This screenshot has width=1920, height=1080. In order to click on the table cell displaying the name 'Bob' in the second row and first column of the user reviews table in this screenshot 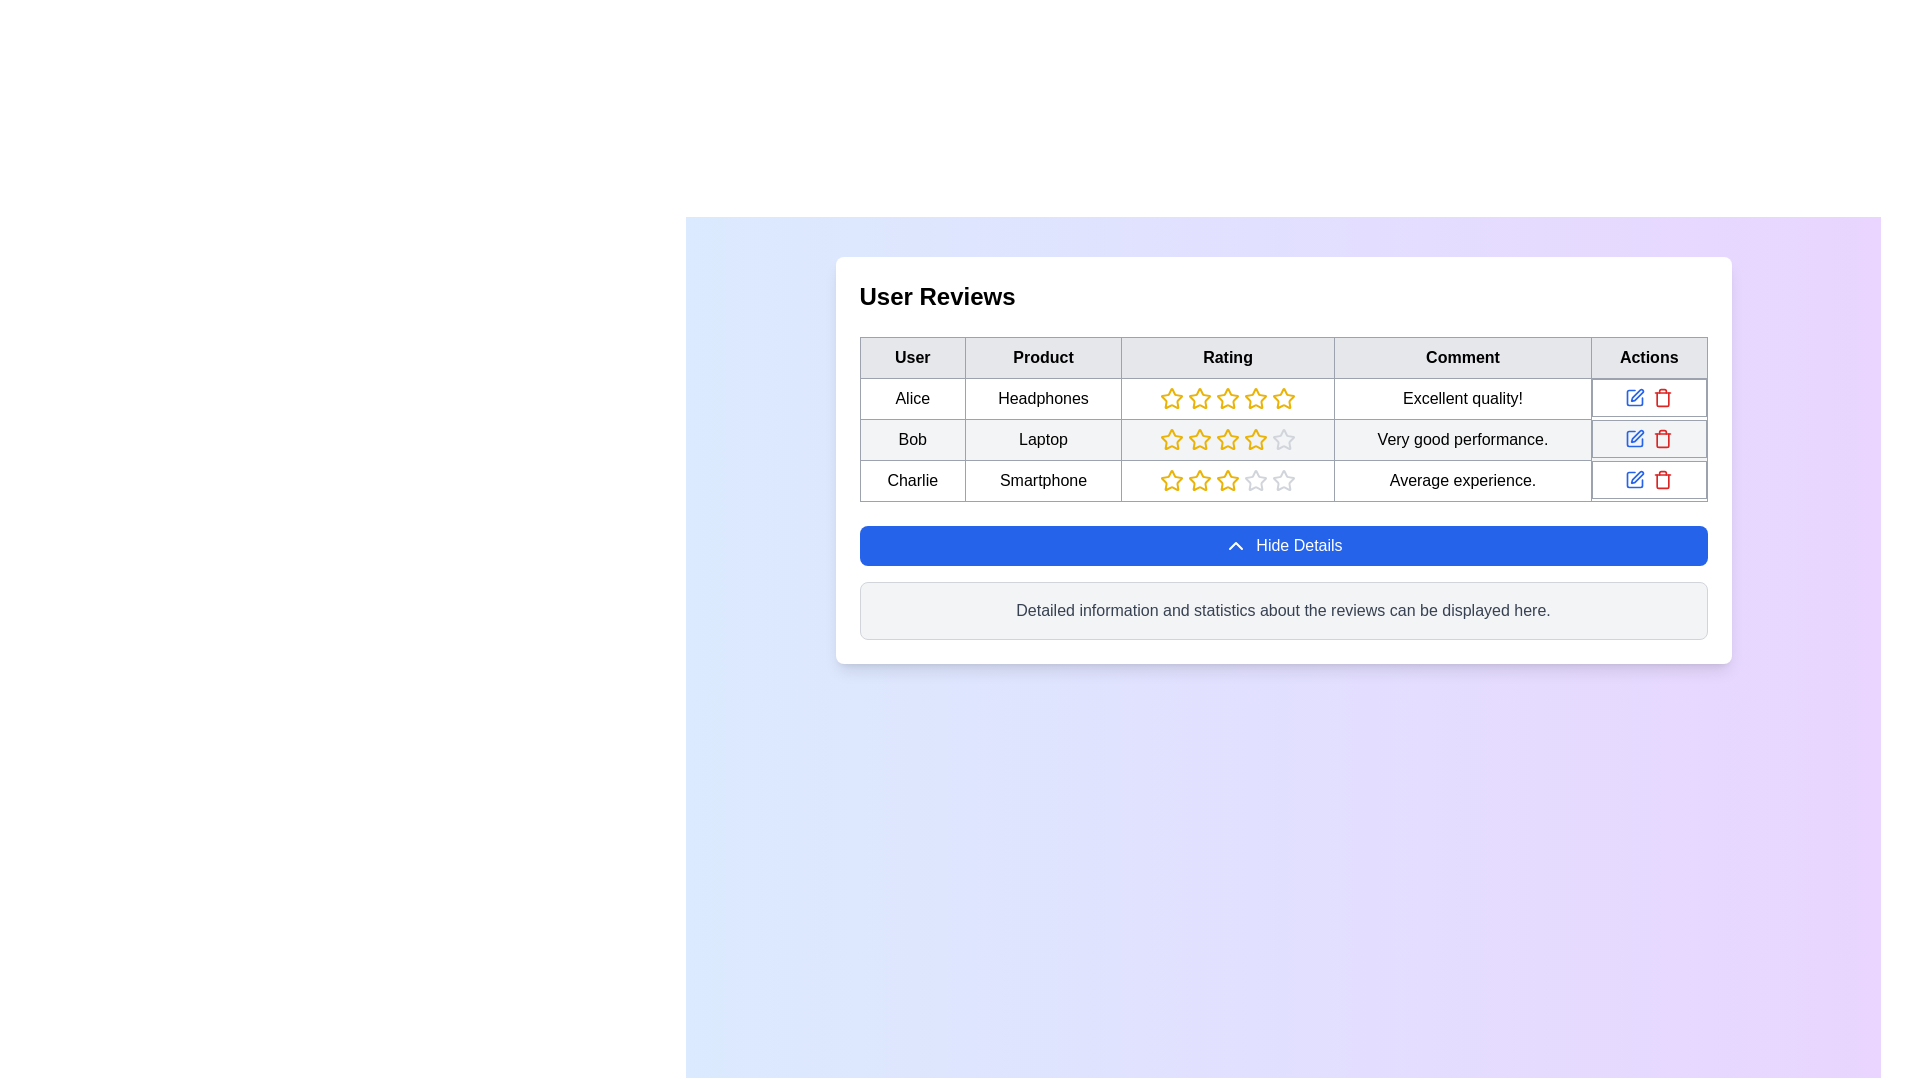, I will do `click(911, 438)`.